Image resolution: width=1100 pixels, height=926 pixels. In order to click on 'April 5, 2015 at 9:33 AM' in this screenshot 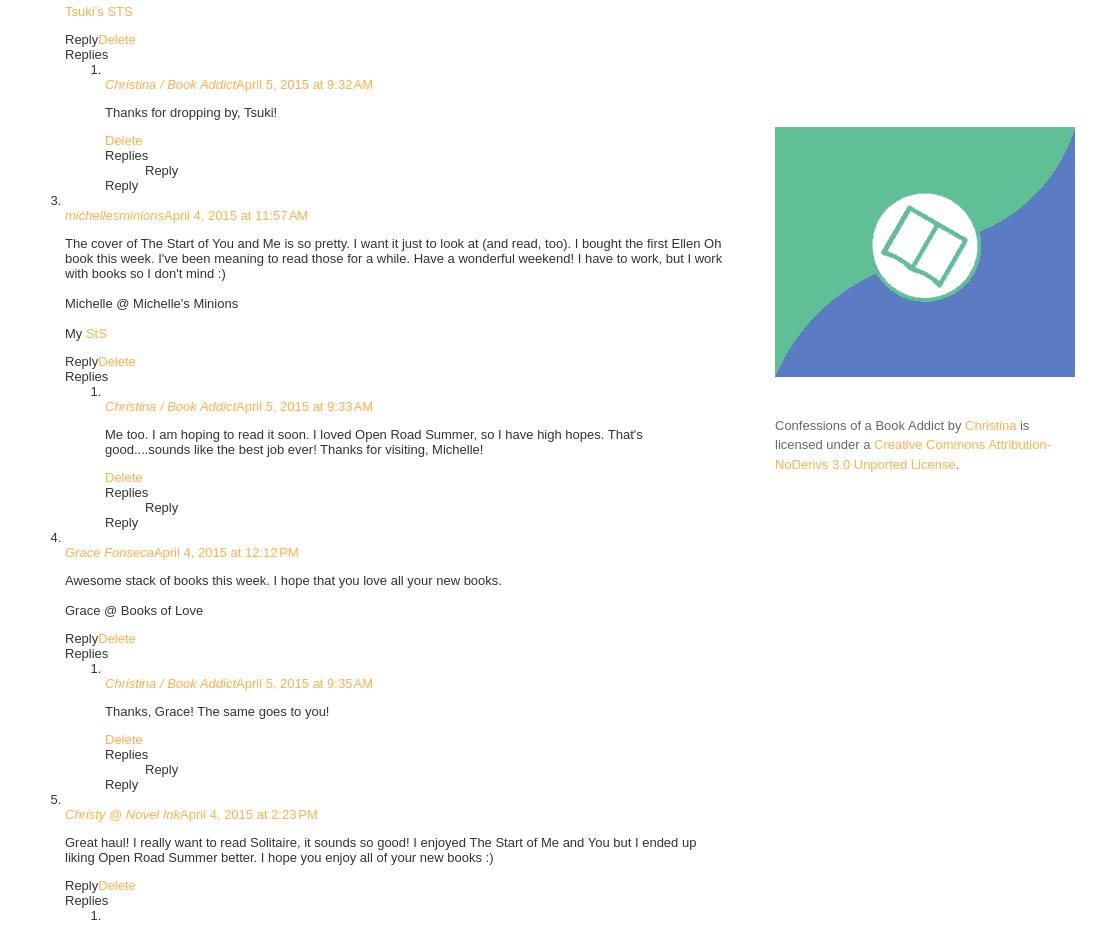, I will do `click(303, 405)`.